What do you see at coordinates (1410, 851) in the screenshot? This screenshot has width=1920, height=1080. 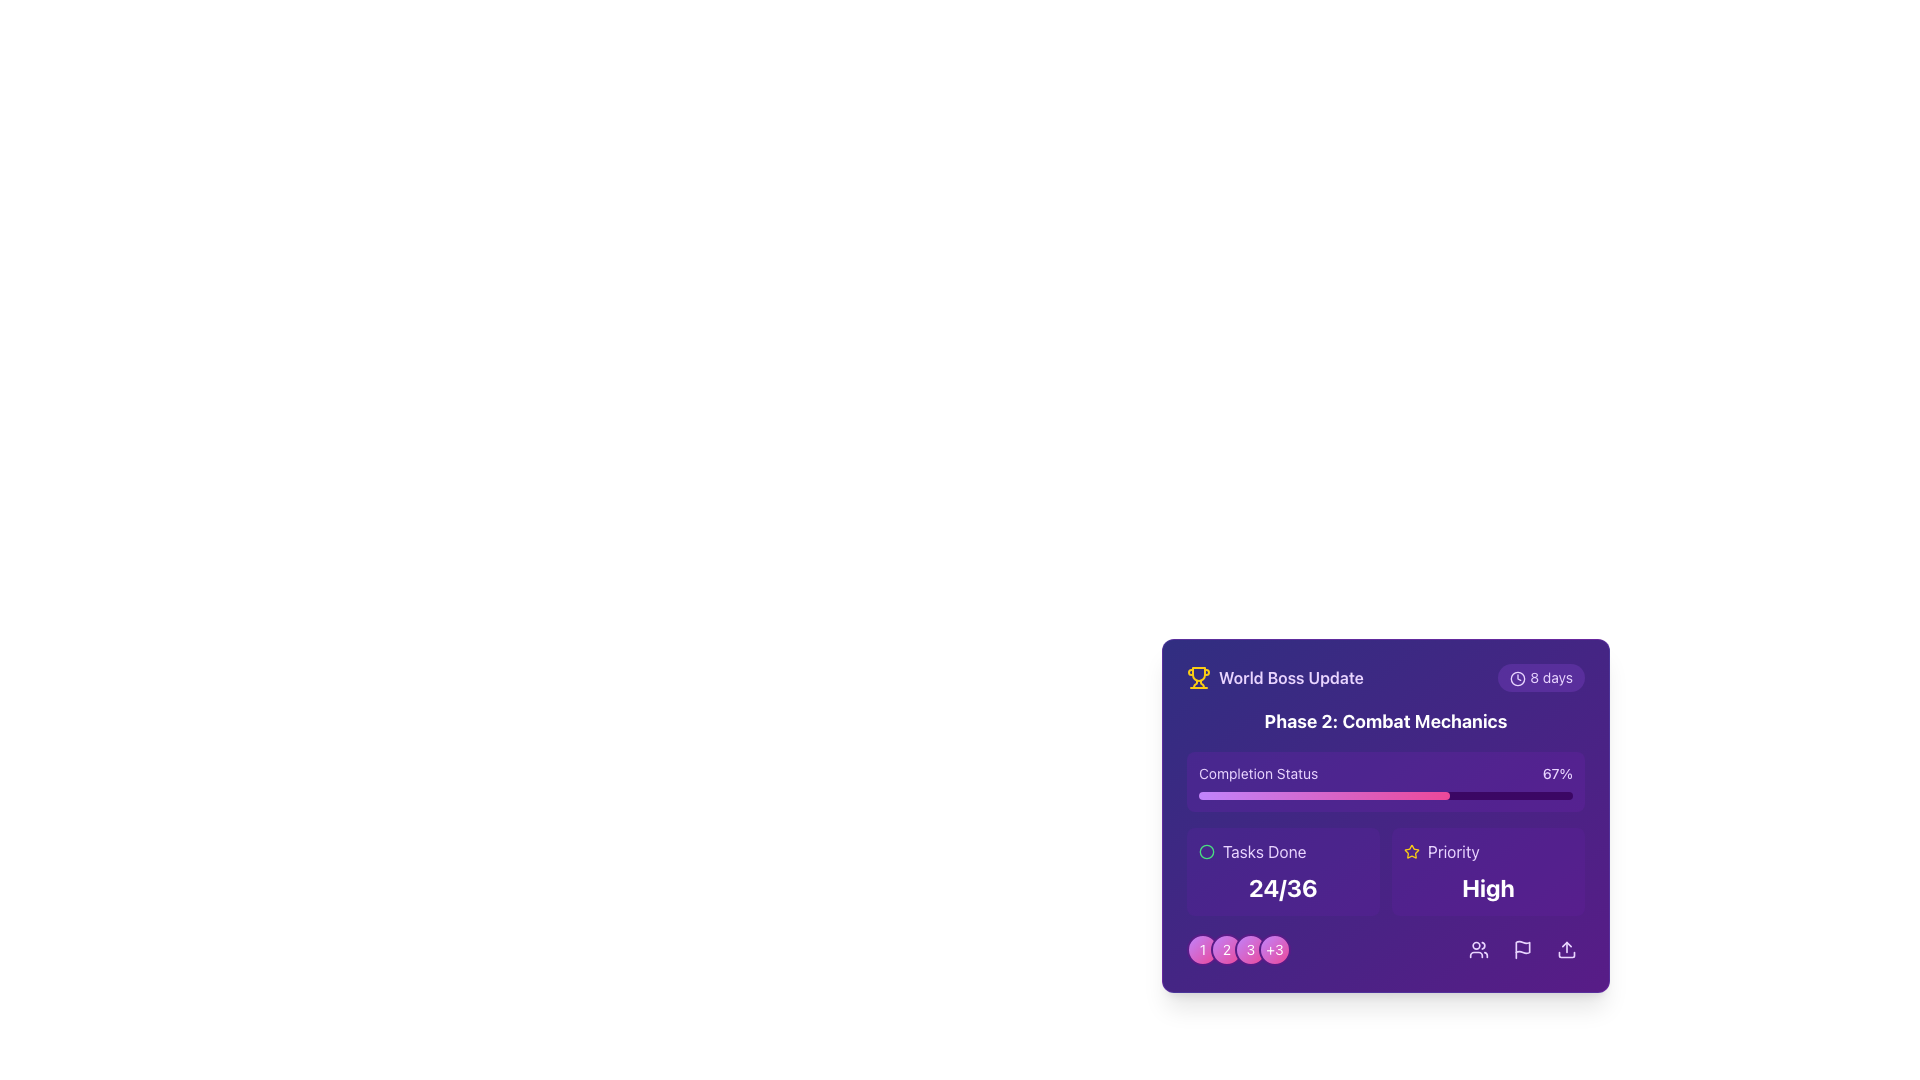 I see `the star-shaped vector graphic located in the lower right corner of the interface, which represents a rating or achievement` at bounding box center [1410, 851].